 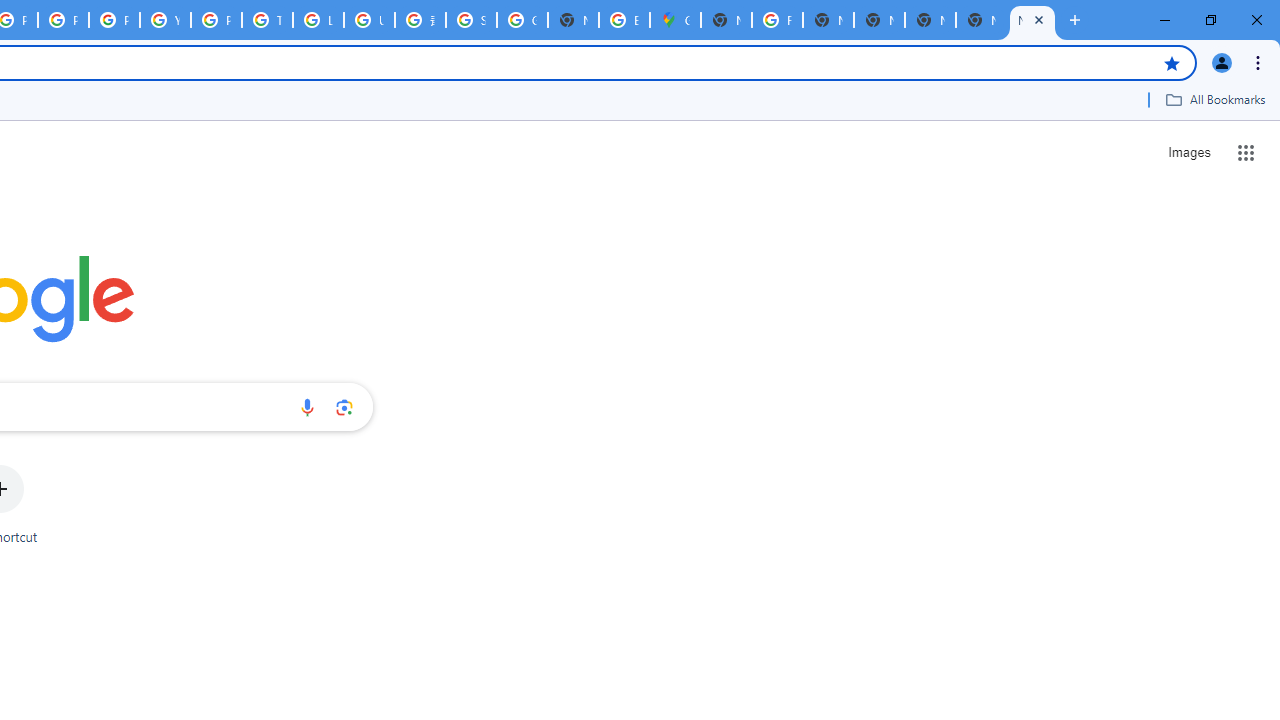 What do you see at coordinates (266, 20) in the screenshot?
I see `'Tips & tricks for Chrome - Google Chrome Help'` at bounding box center [266, 20].